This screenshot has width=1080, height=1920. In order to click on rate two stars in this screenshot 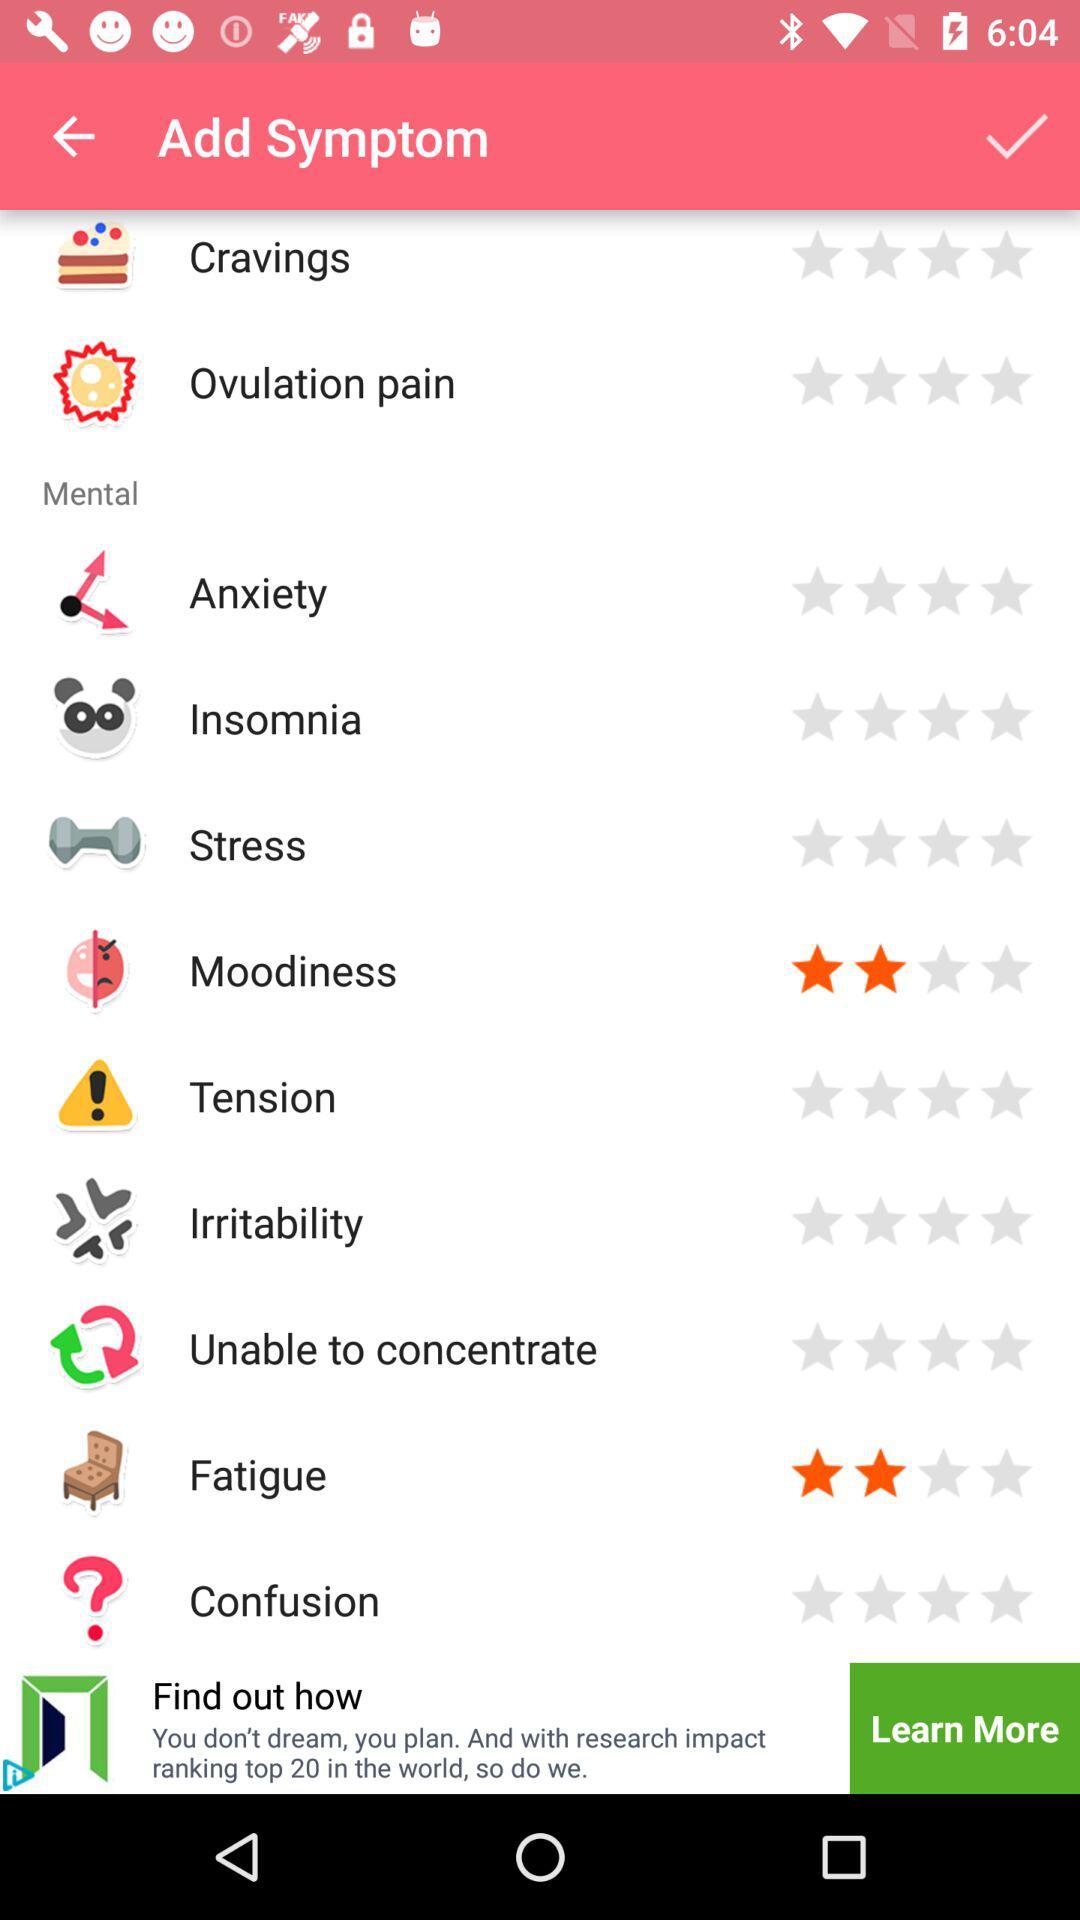, I will do `click(879, 381)`.